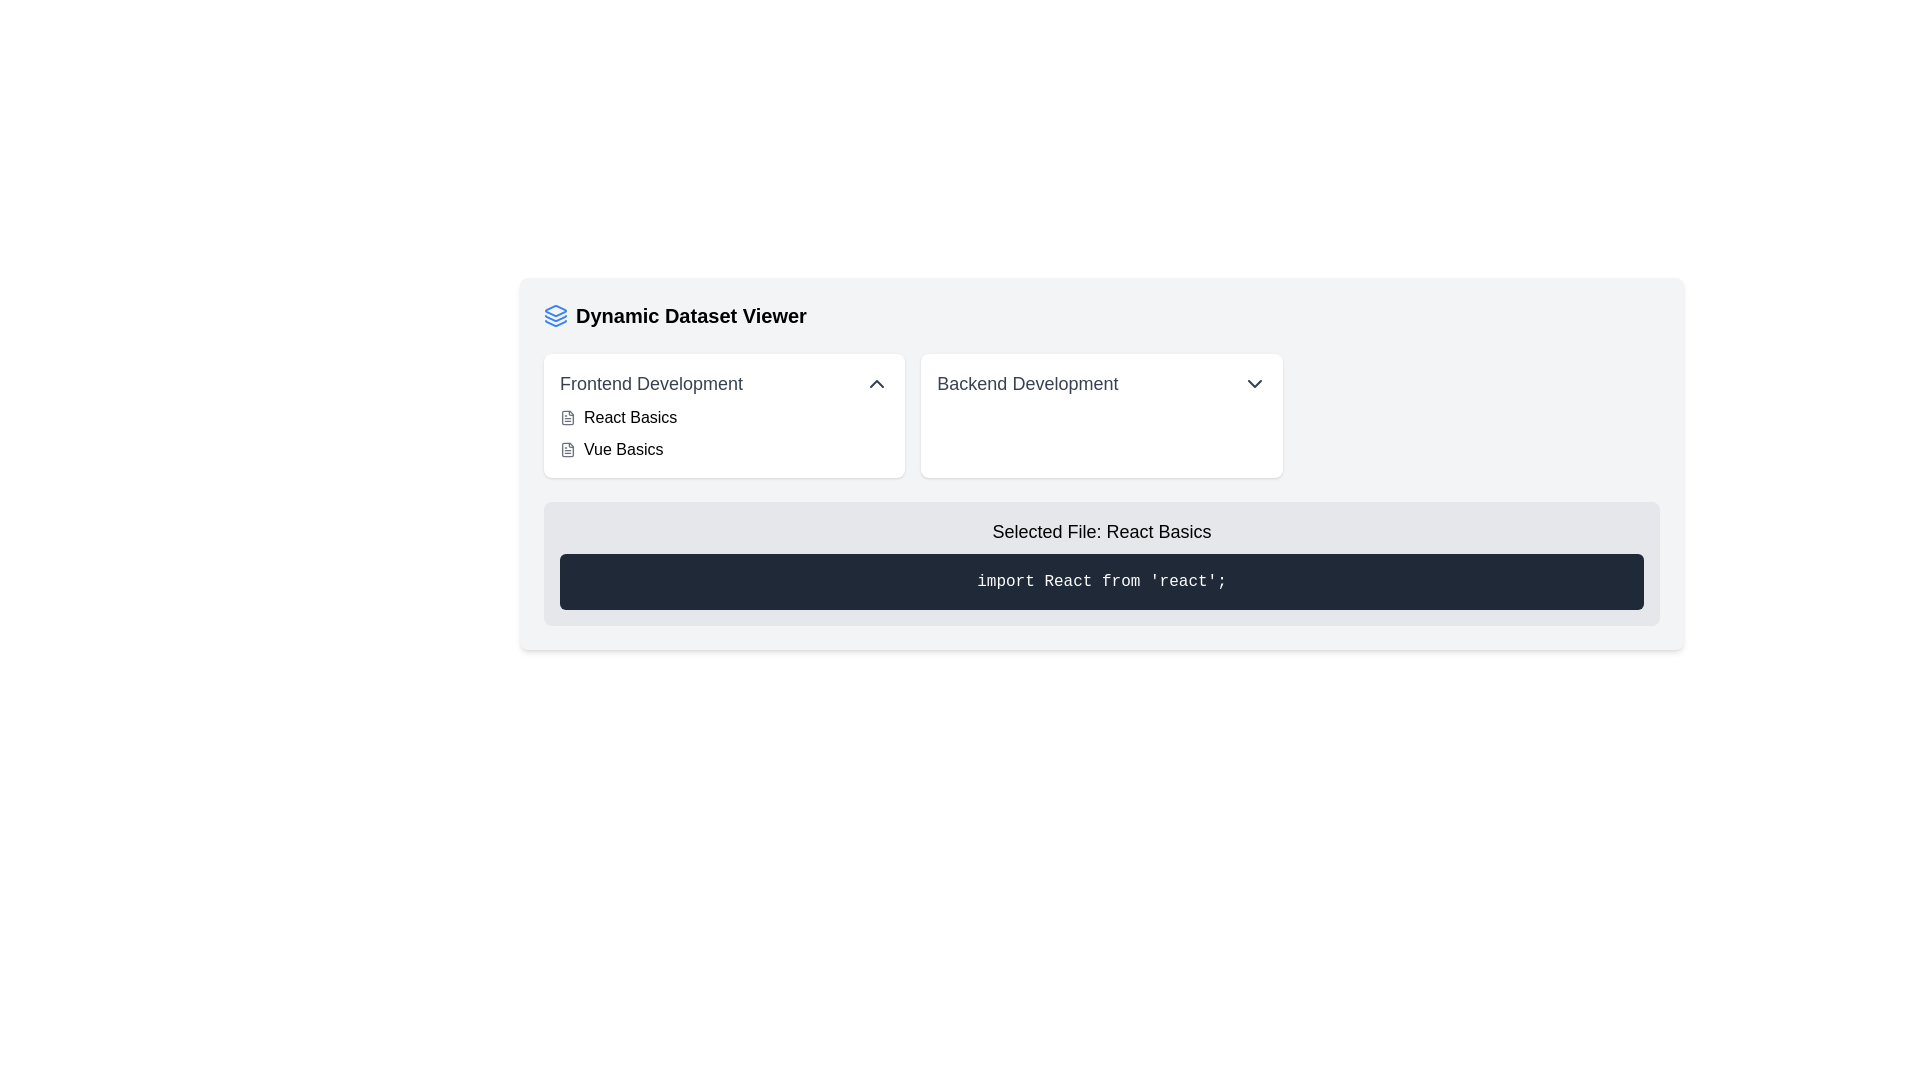 The image size is (1920, 1080). Describe the element at coordinates (877, 384) in the screenshot. I see `the upward-pointing chevron icon next to the 'Frontend Development' text` at that location.